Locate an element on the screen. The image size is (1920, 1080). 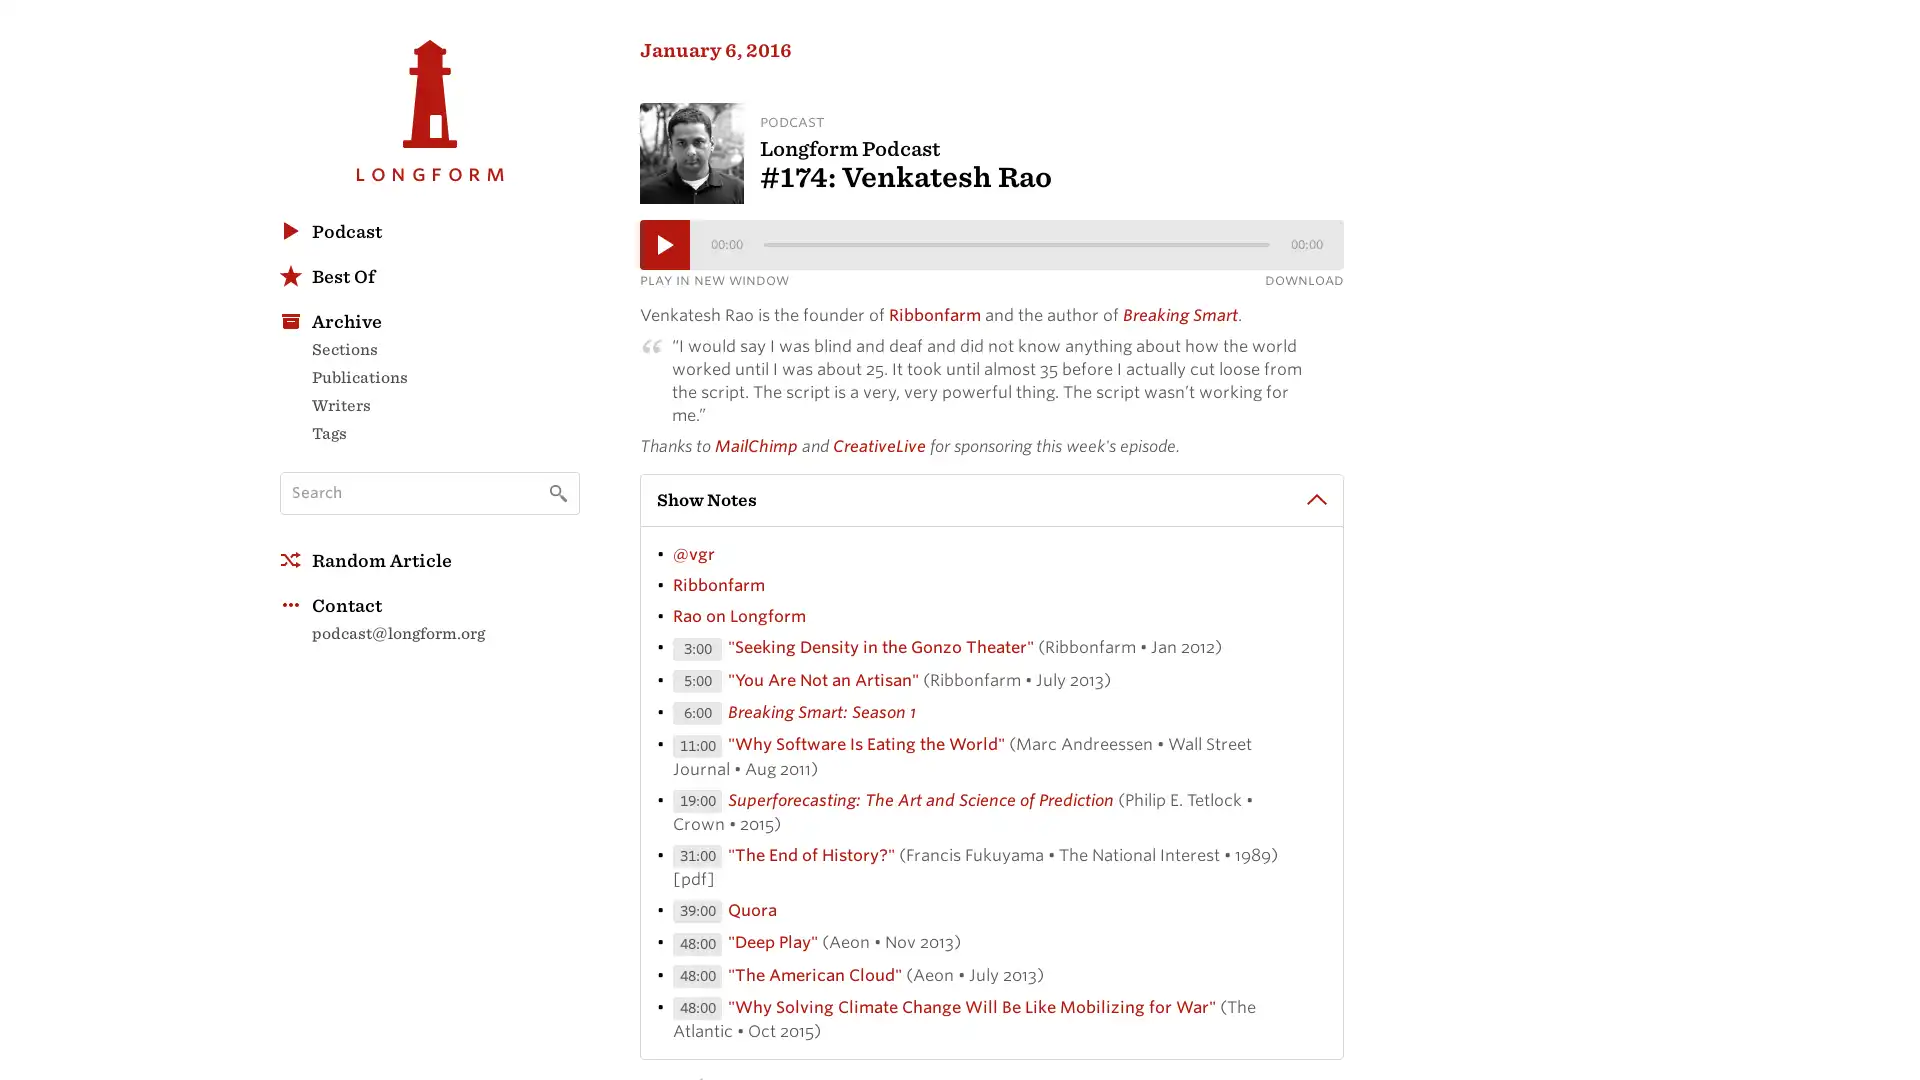
Play is located at coordinates (665, 246).